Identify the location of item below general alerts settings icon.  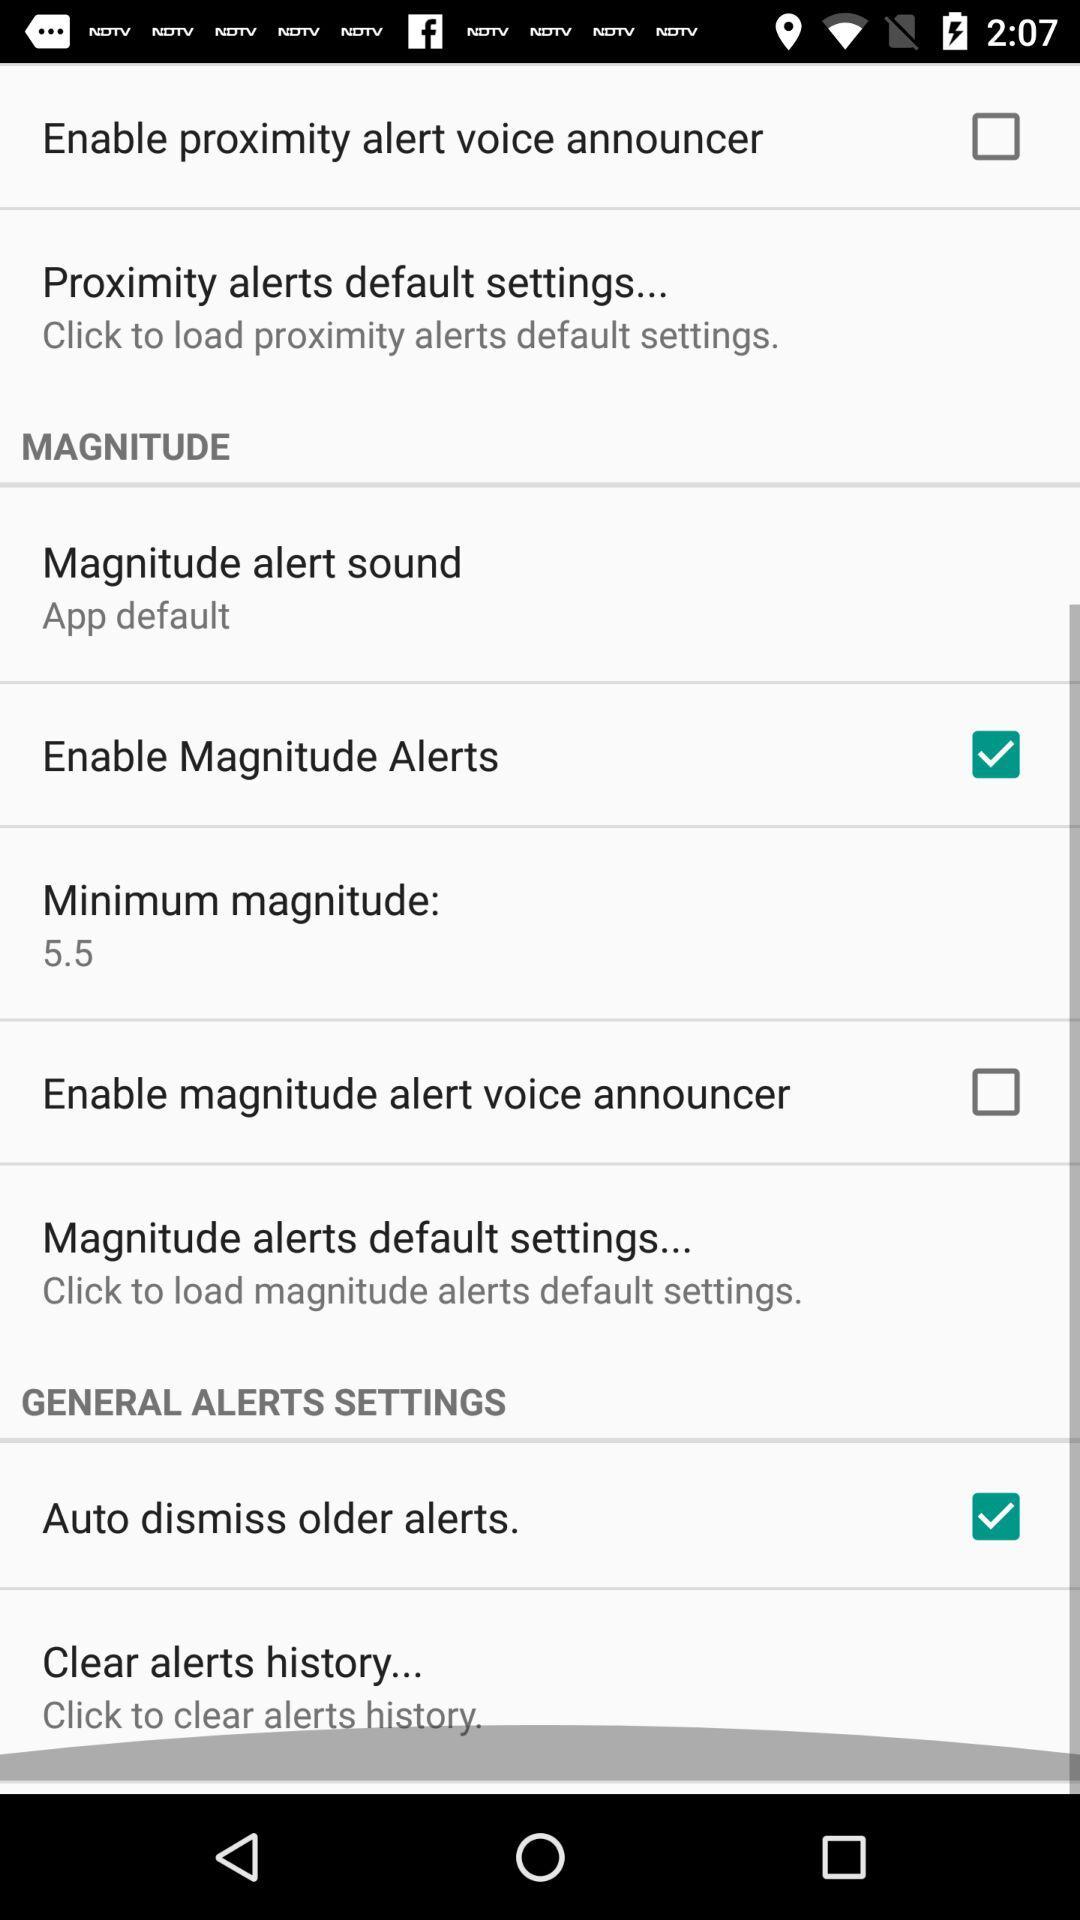
(281, 1529).